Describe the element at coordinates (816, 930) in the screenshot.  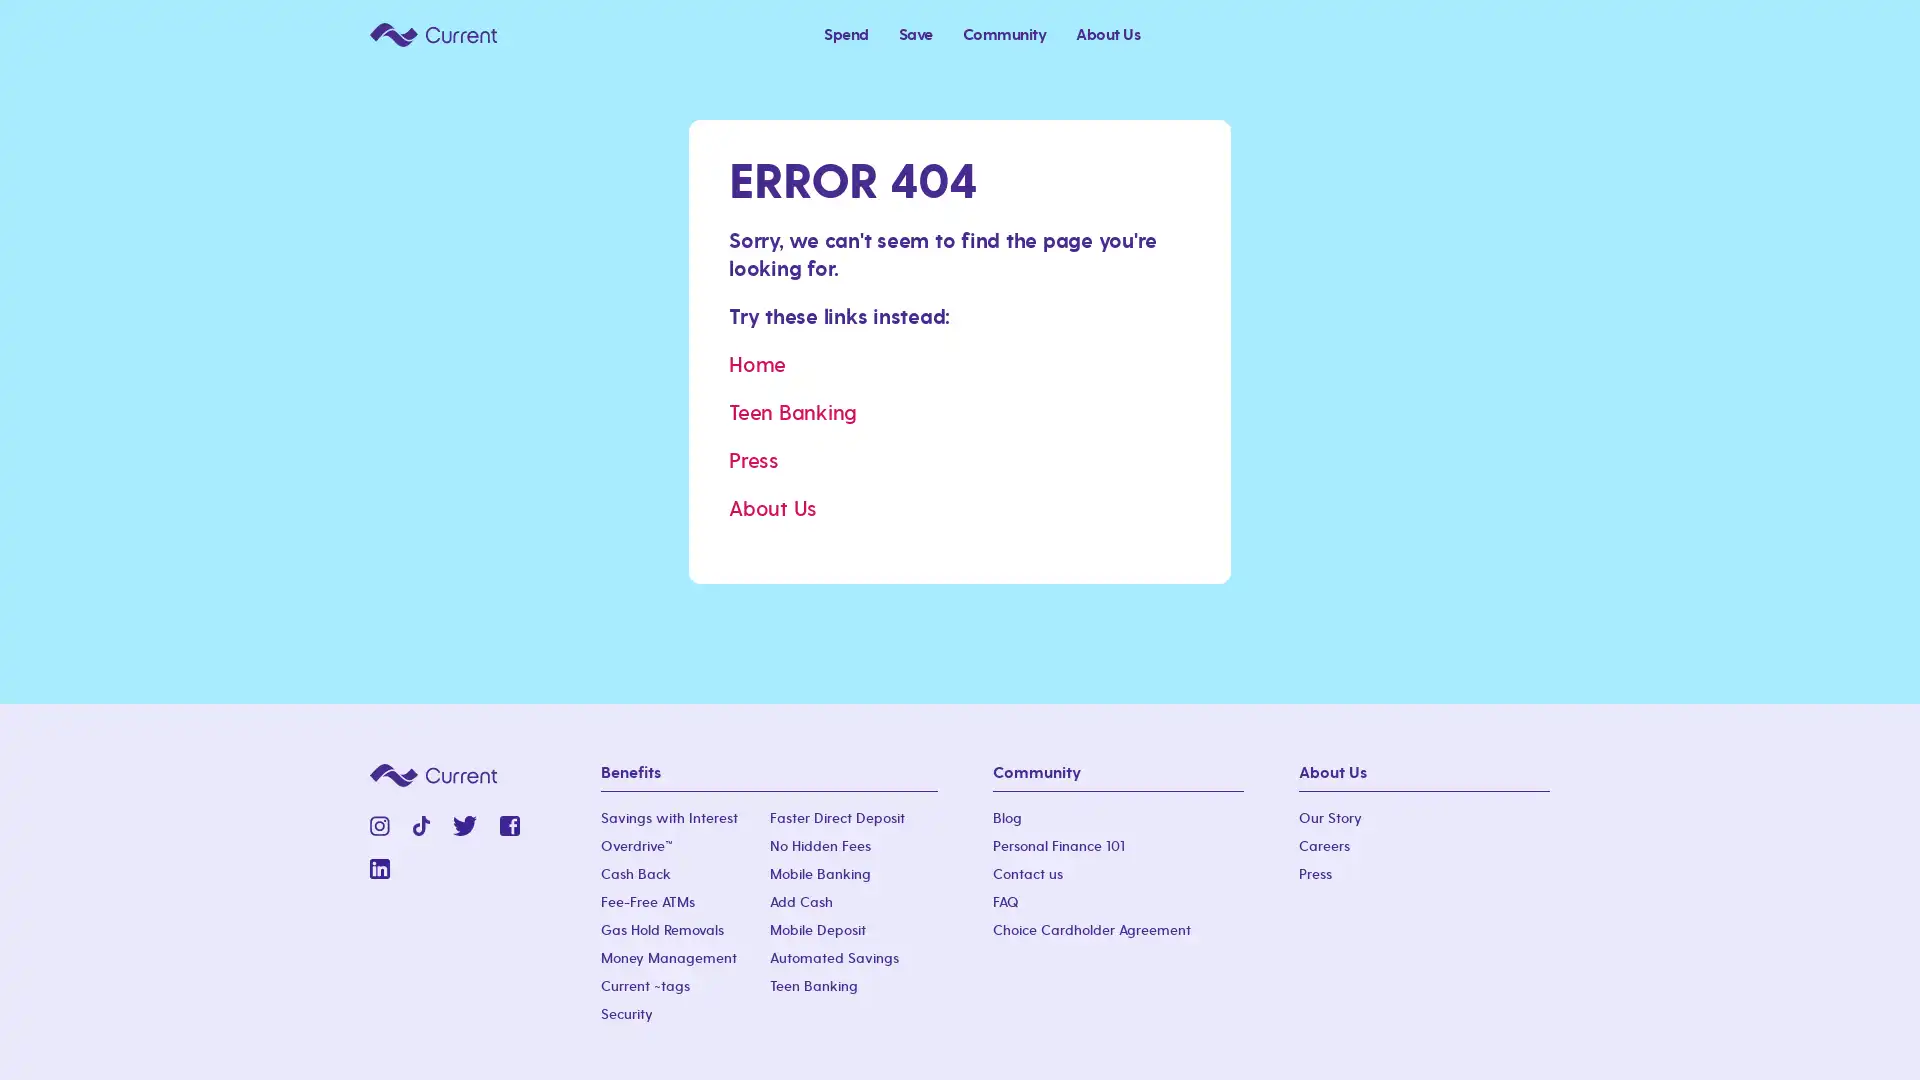
I see `Mobile Deposit` at that location.